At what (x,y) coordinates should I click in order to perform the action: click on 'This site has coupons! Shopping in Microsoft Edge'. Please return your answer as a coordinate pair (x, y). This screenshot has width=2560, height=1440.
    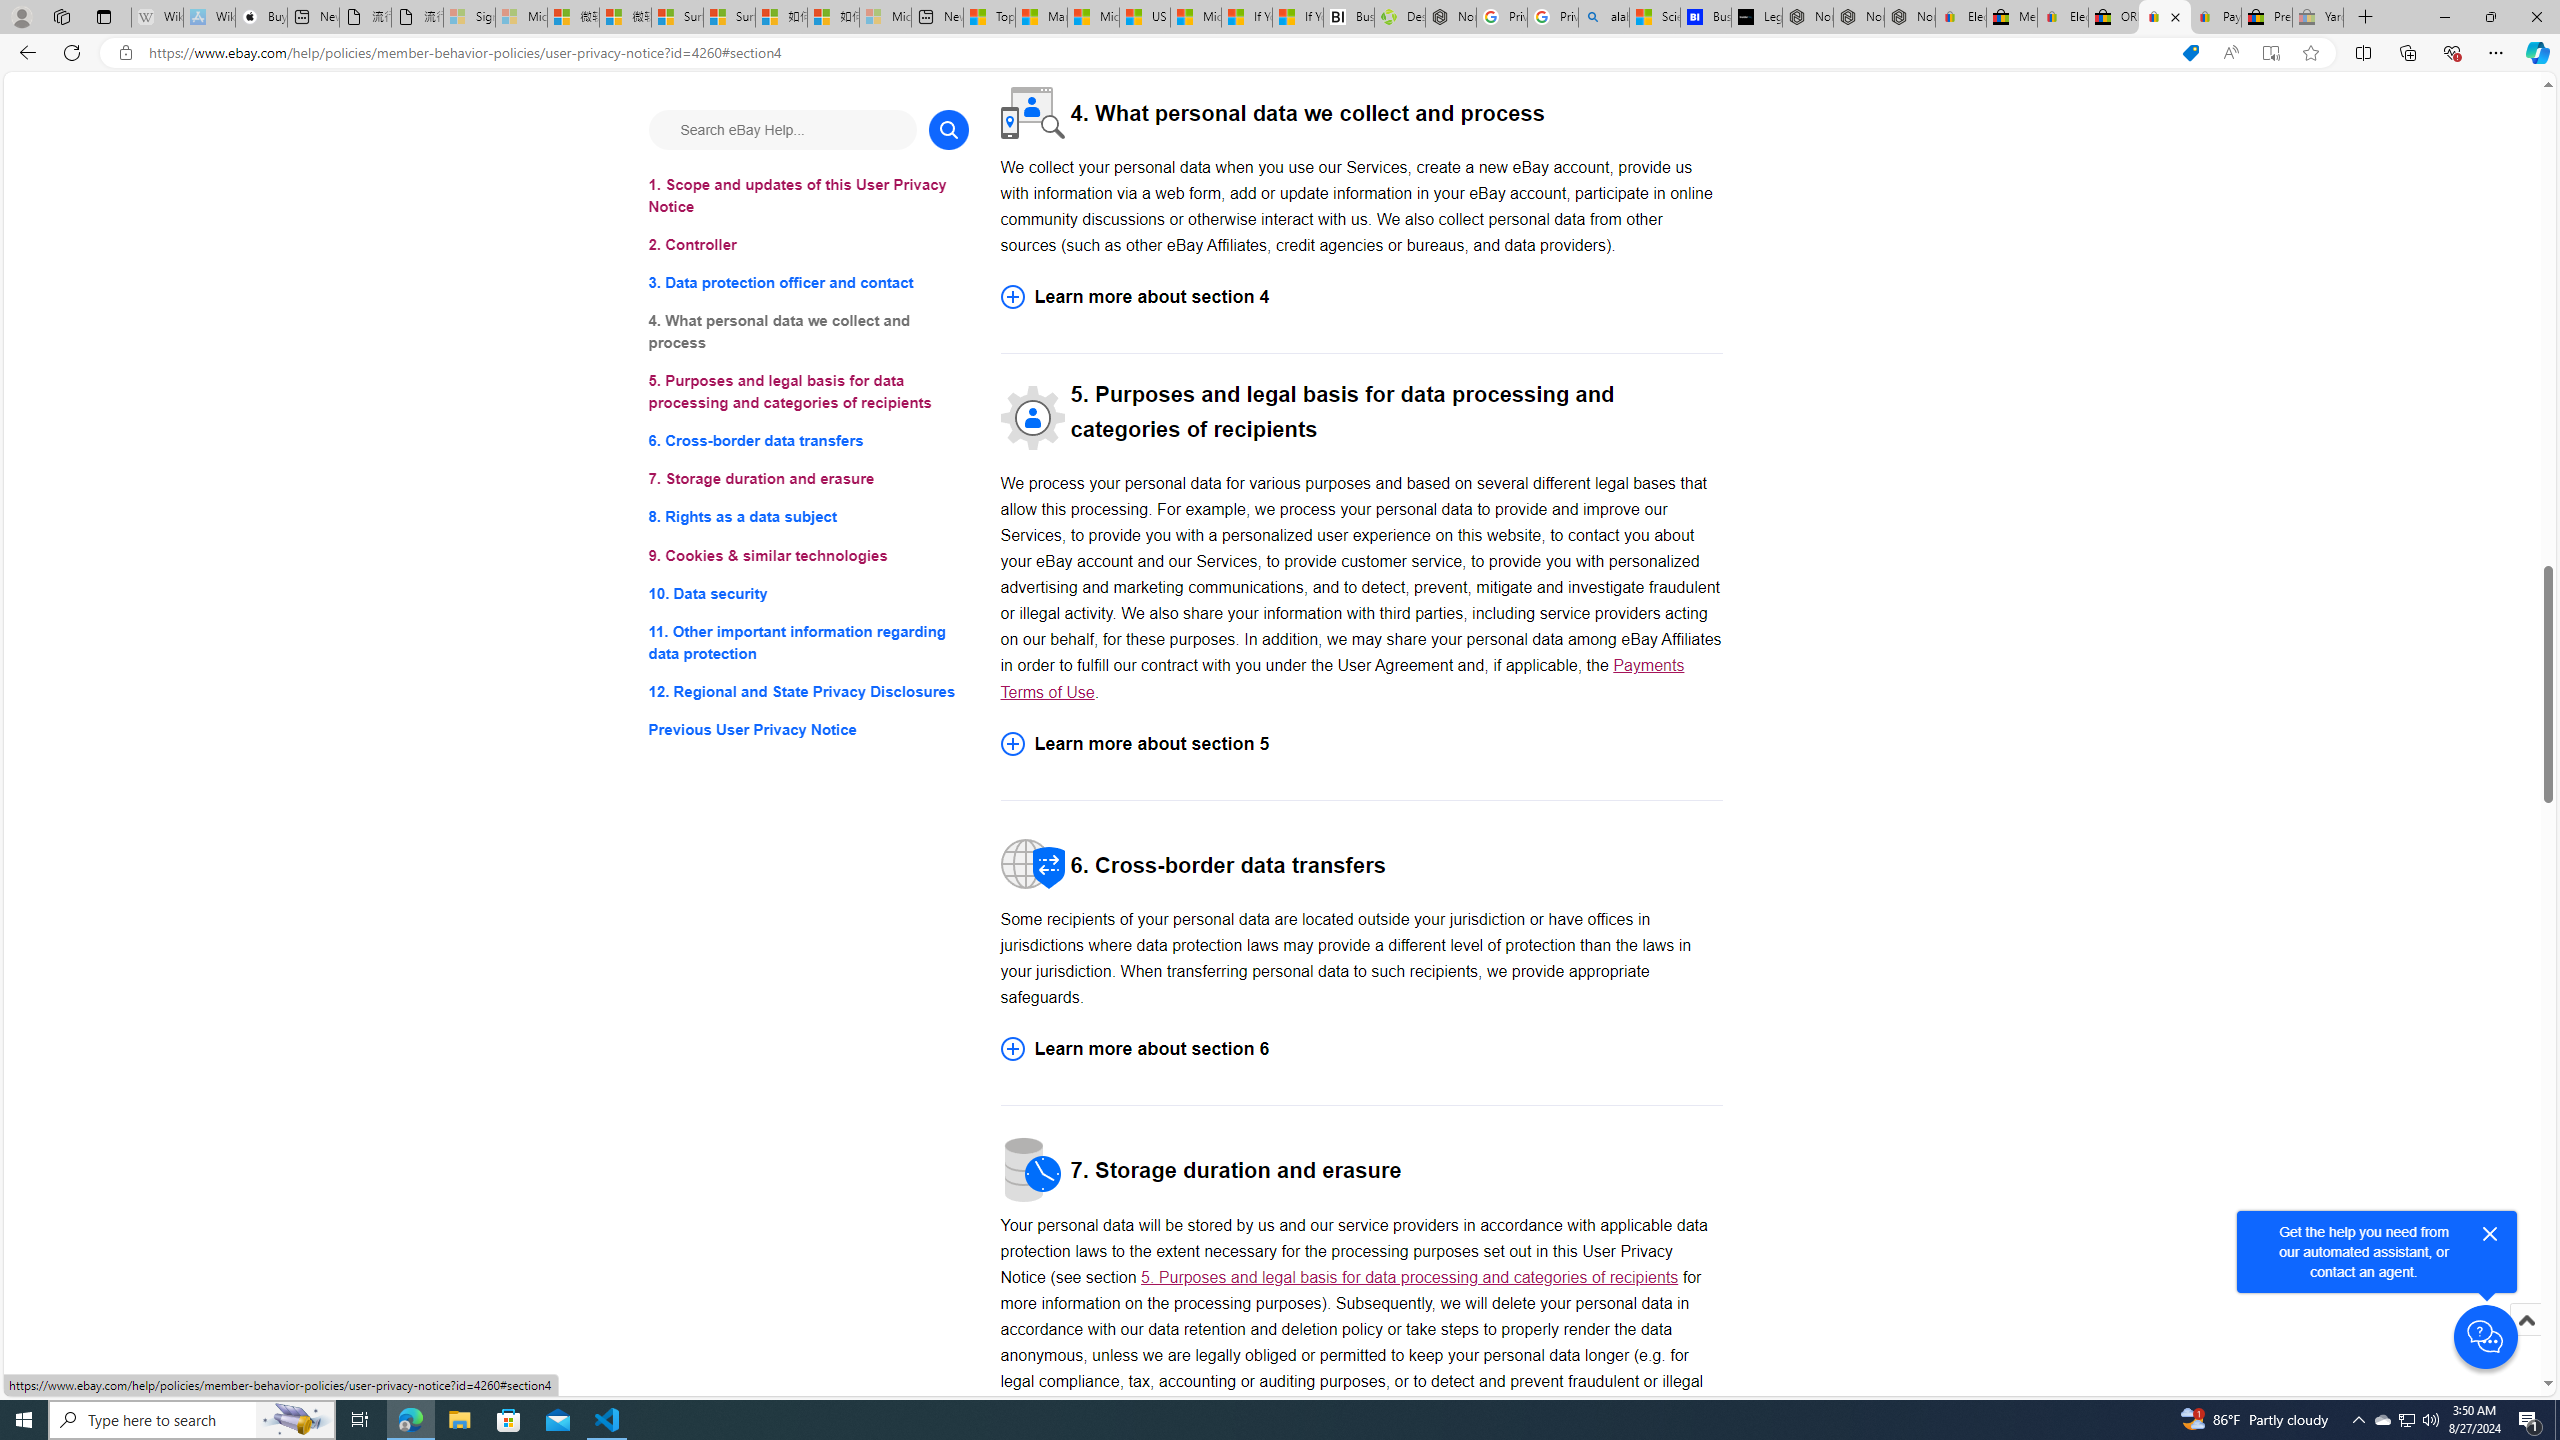
    Looking at the image, I should click on (2190, 53).